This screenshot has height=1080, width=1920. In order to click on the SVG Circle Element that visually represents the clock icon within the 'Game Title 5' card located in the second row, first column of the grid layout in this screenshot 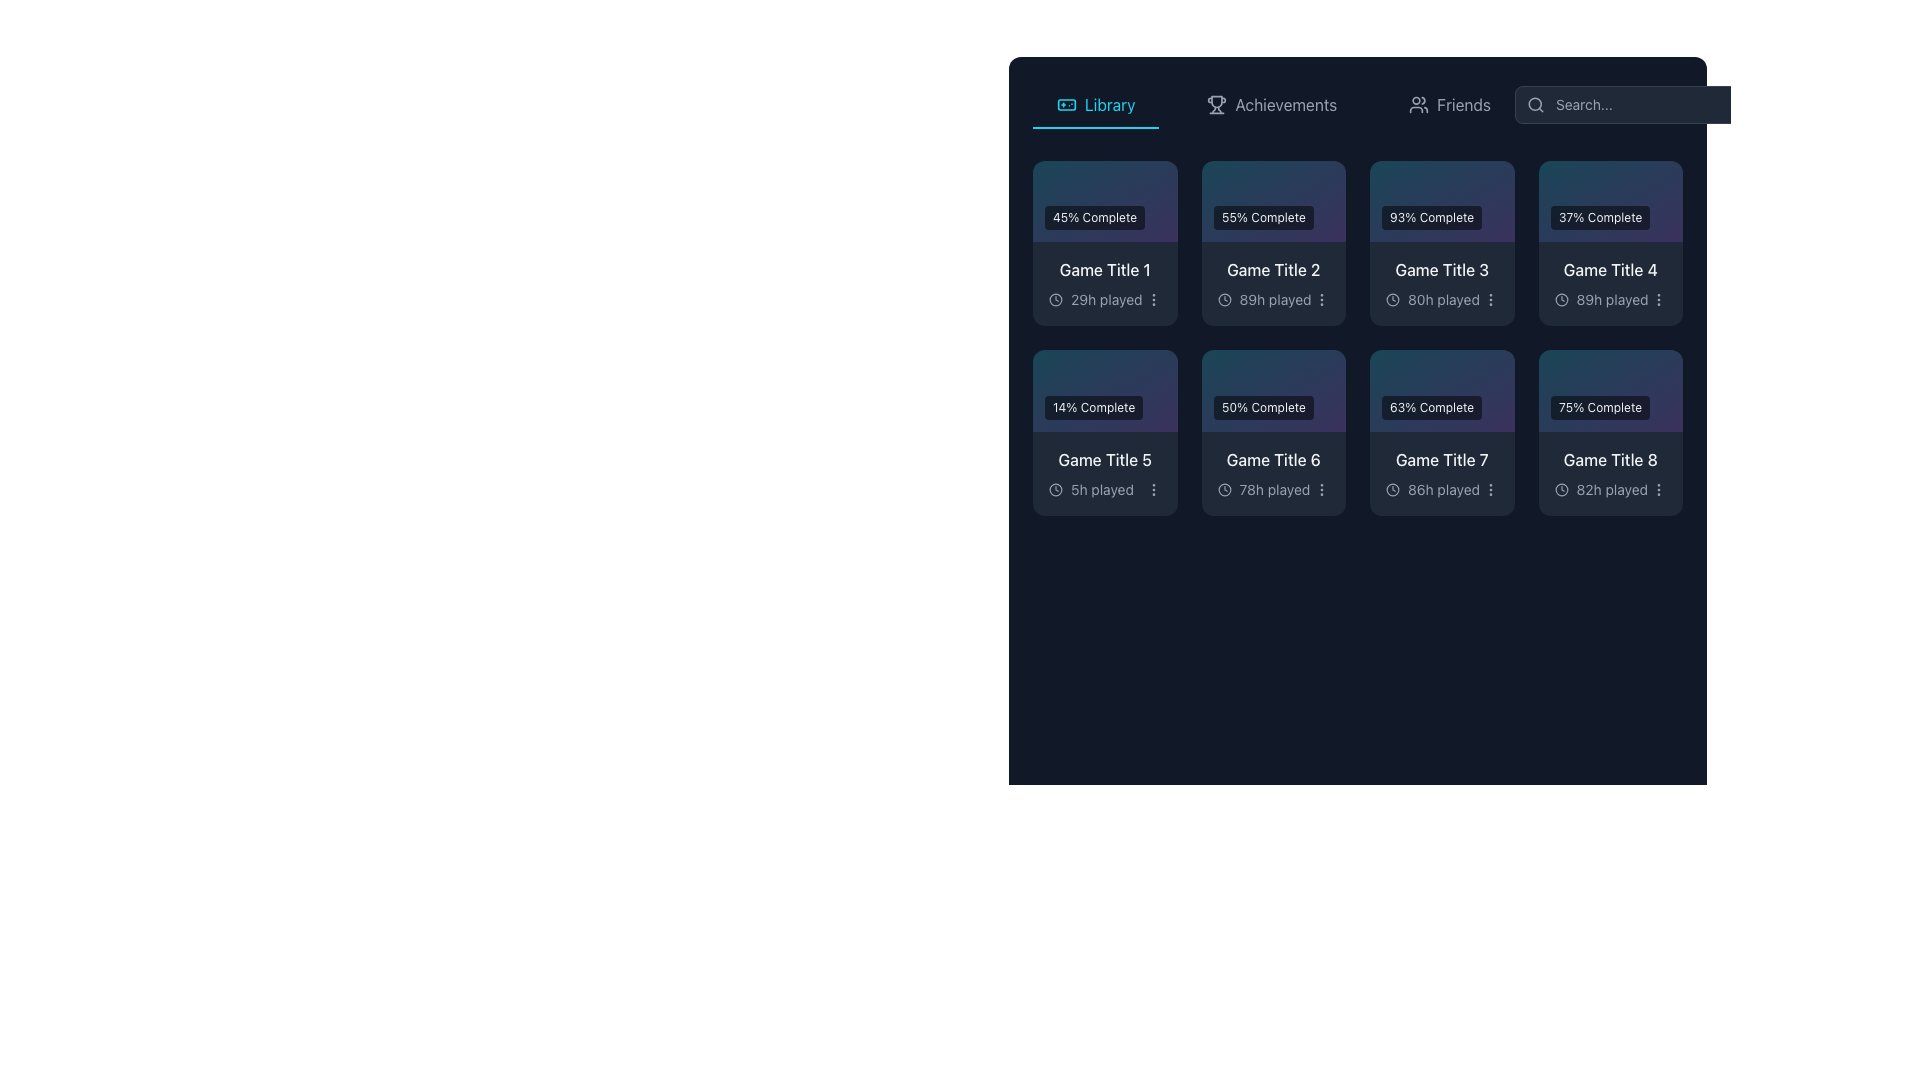, I will do `click(1055, 489)`.